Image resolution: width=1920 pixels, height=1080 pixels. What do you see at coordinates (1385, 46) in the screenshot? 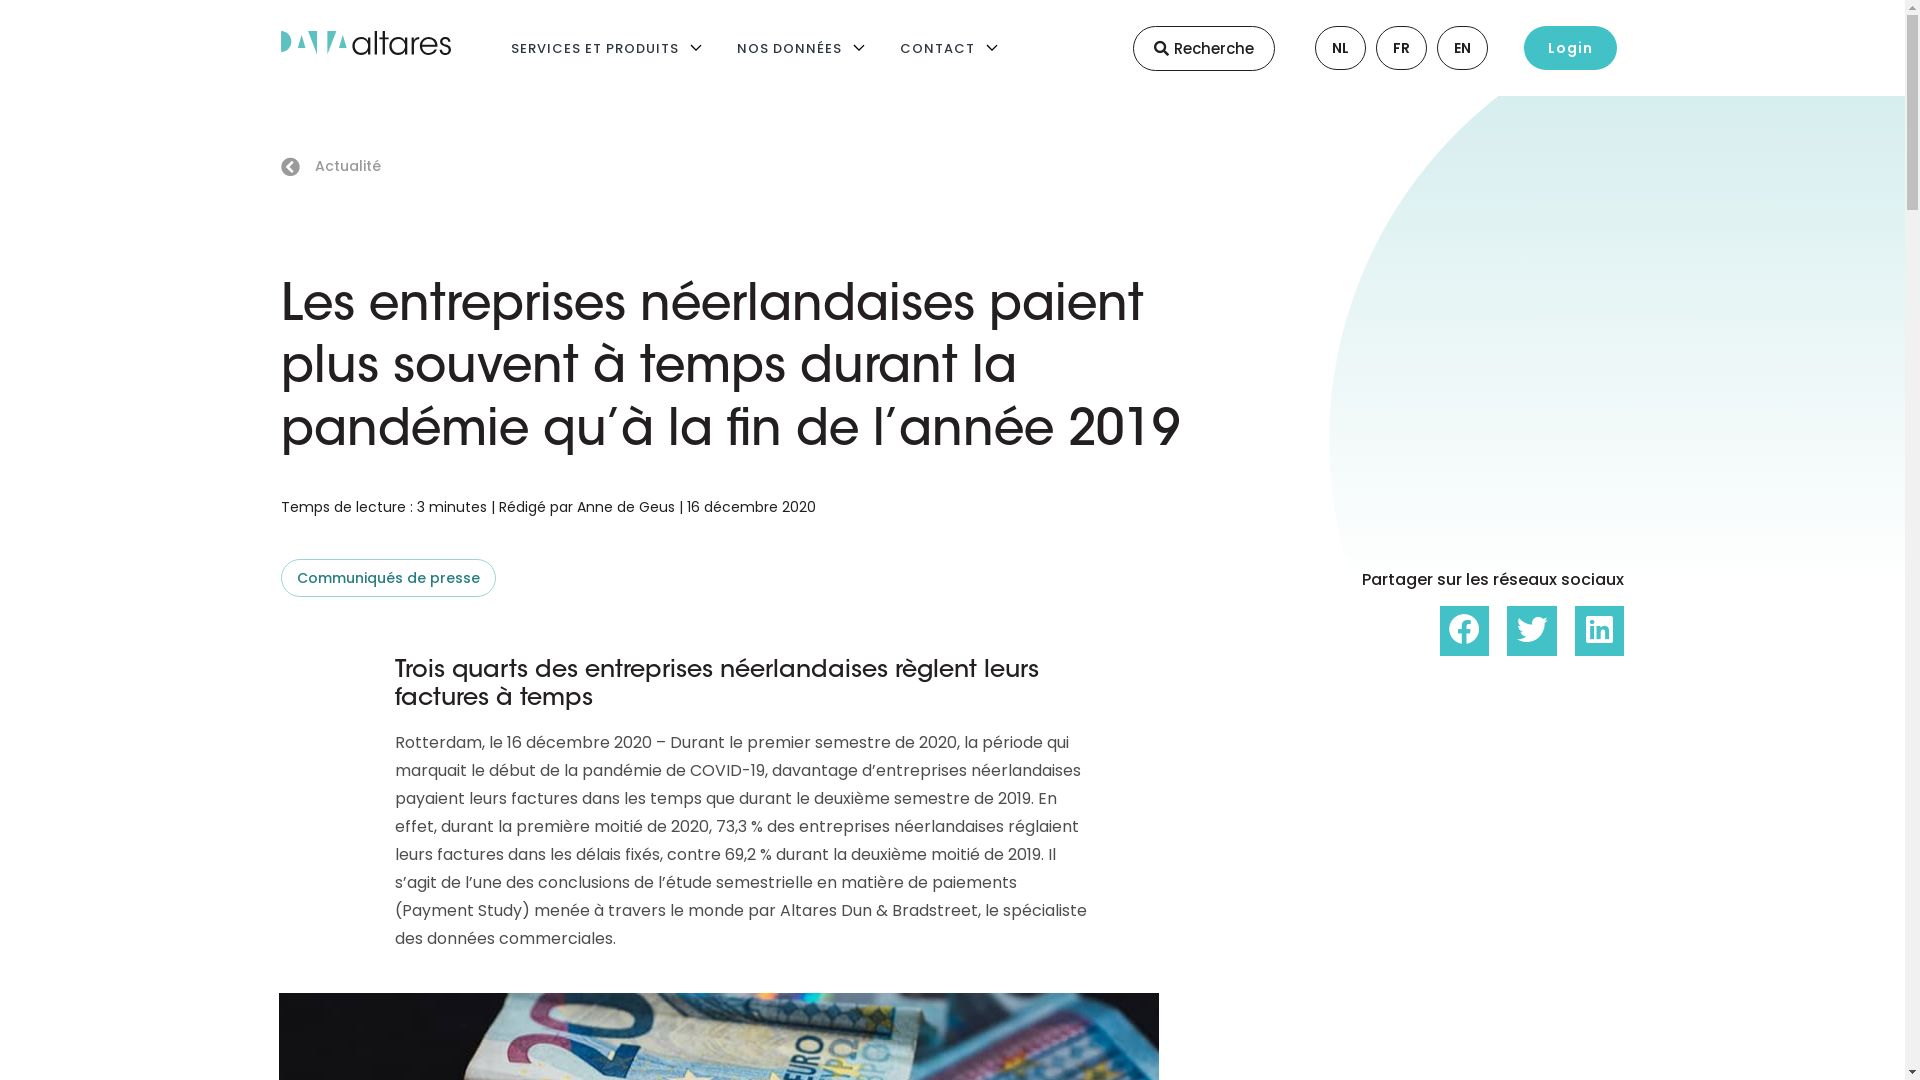
I see `'FR'` at bounding box center [1385, 46].